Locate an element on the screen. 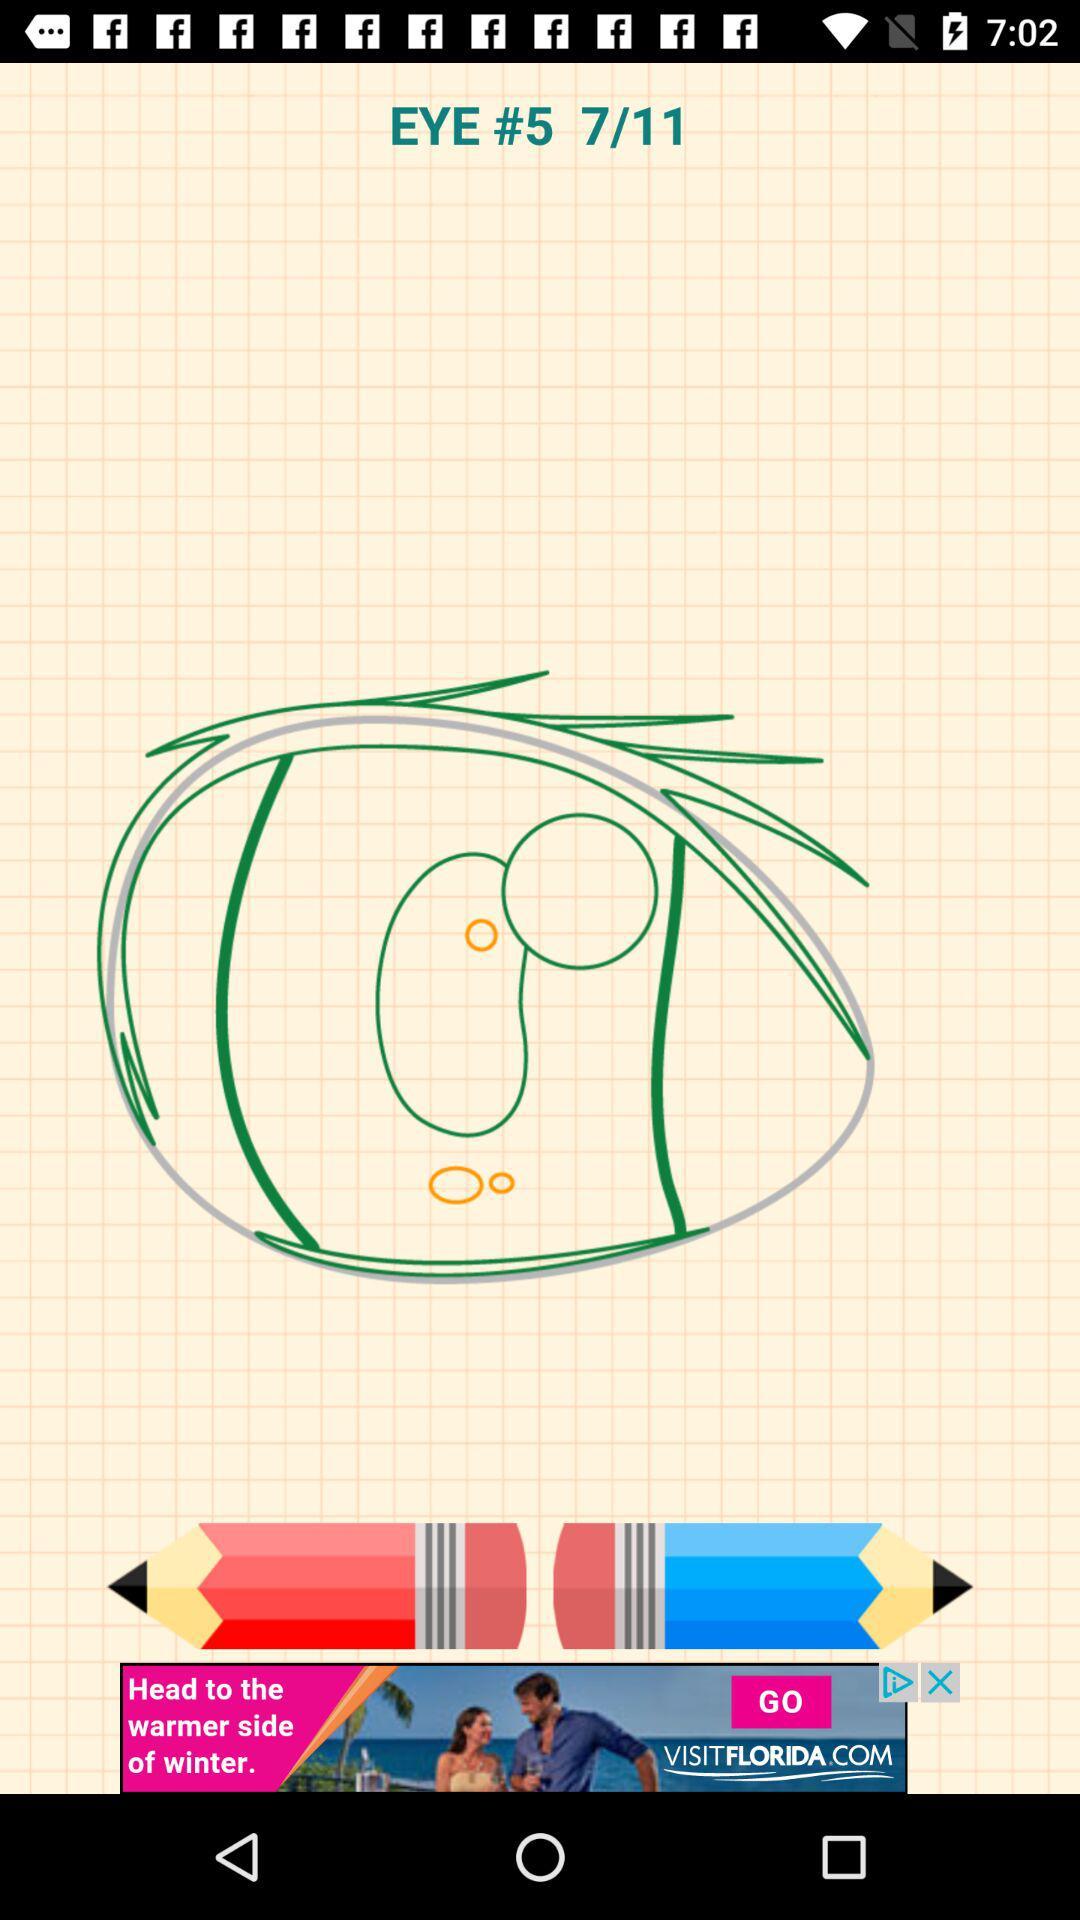 The height and width of the screenshot is (1920, 1080). next page is located at coordinates (763, 1585).